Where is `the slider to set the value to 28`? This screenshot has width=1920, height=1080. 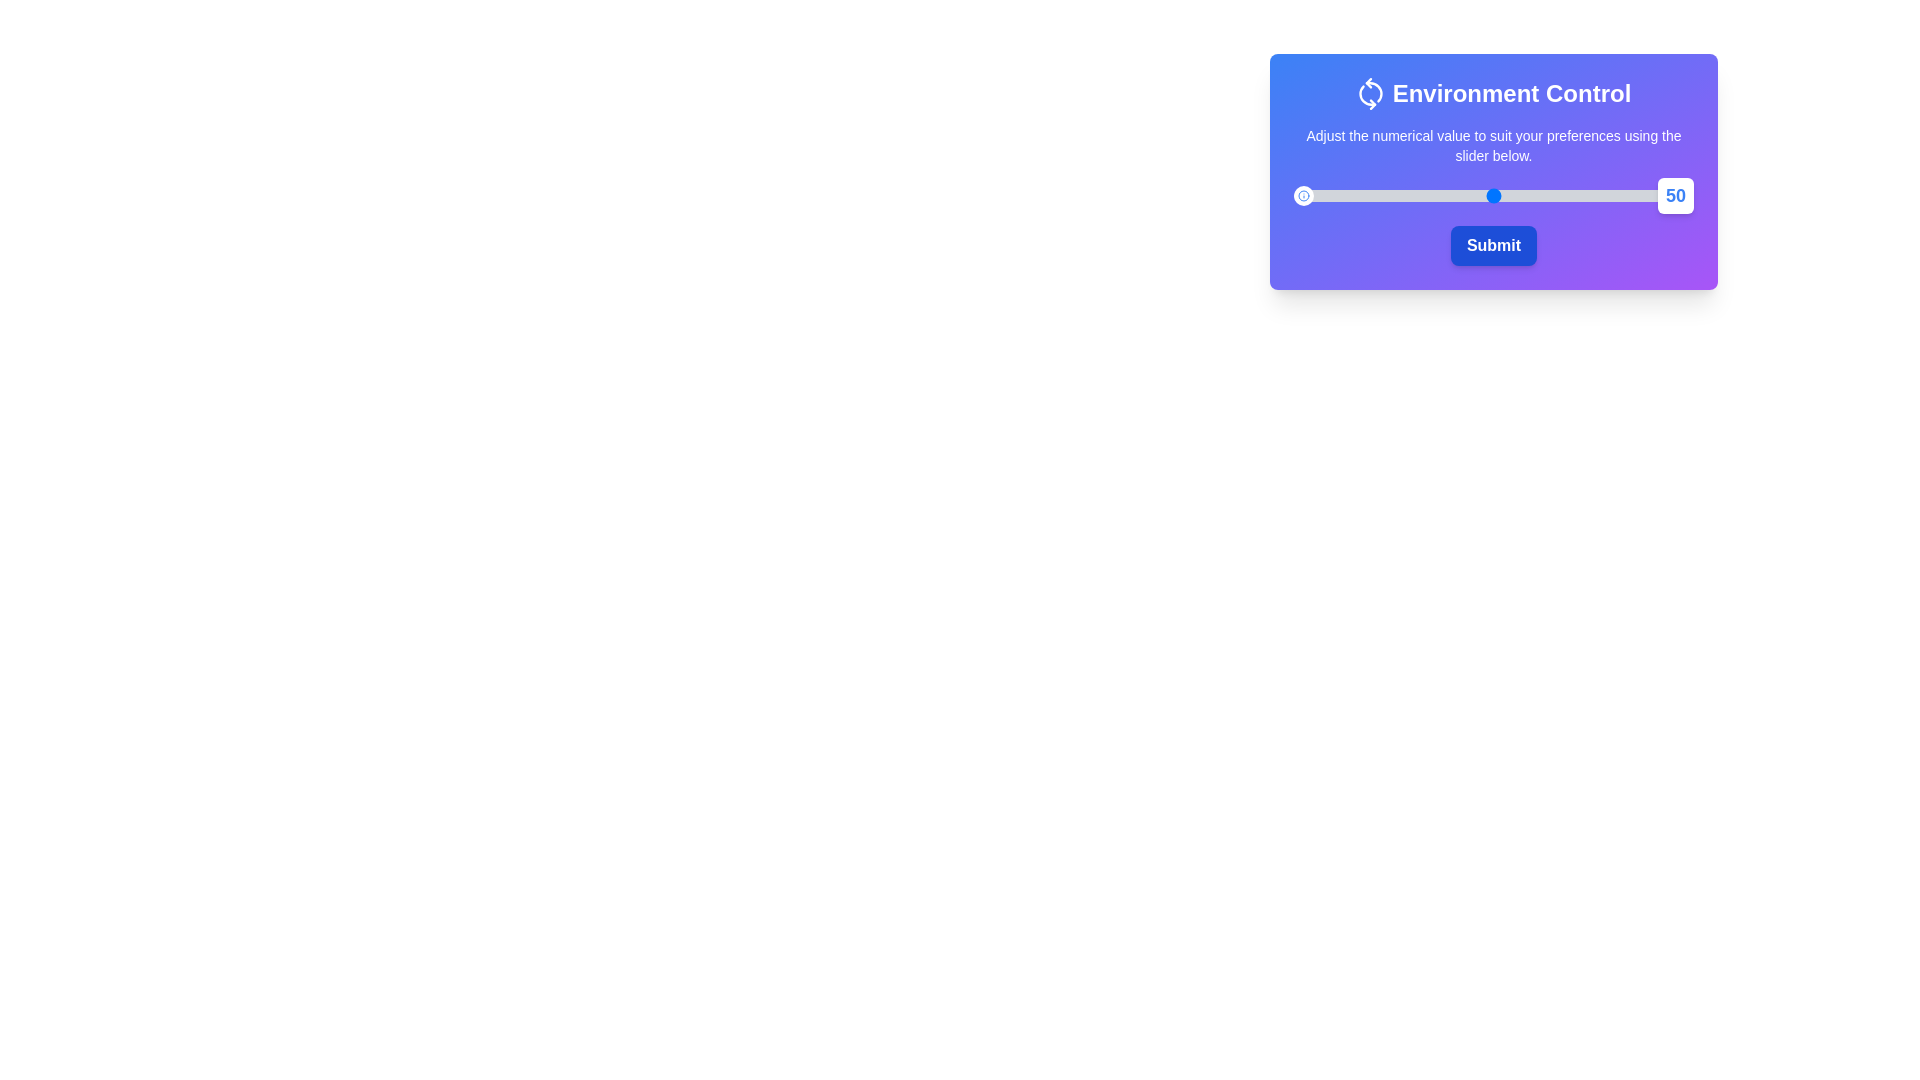
the slider to set the value to 28 is located at coordinates (1405, 196).